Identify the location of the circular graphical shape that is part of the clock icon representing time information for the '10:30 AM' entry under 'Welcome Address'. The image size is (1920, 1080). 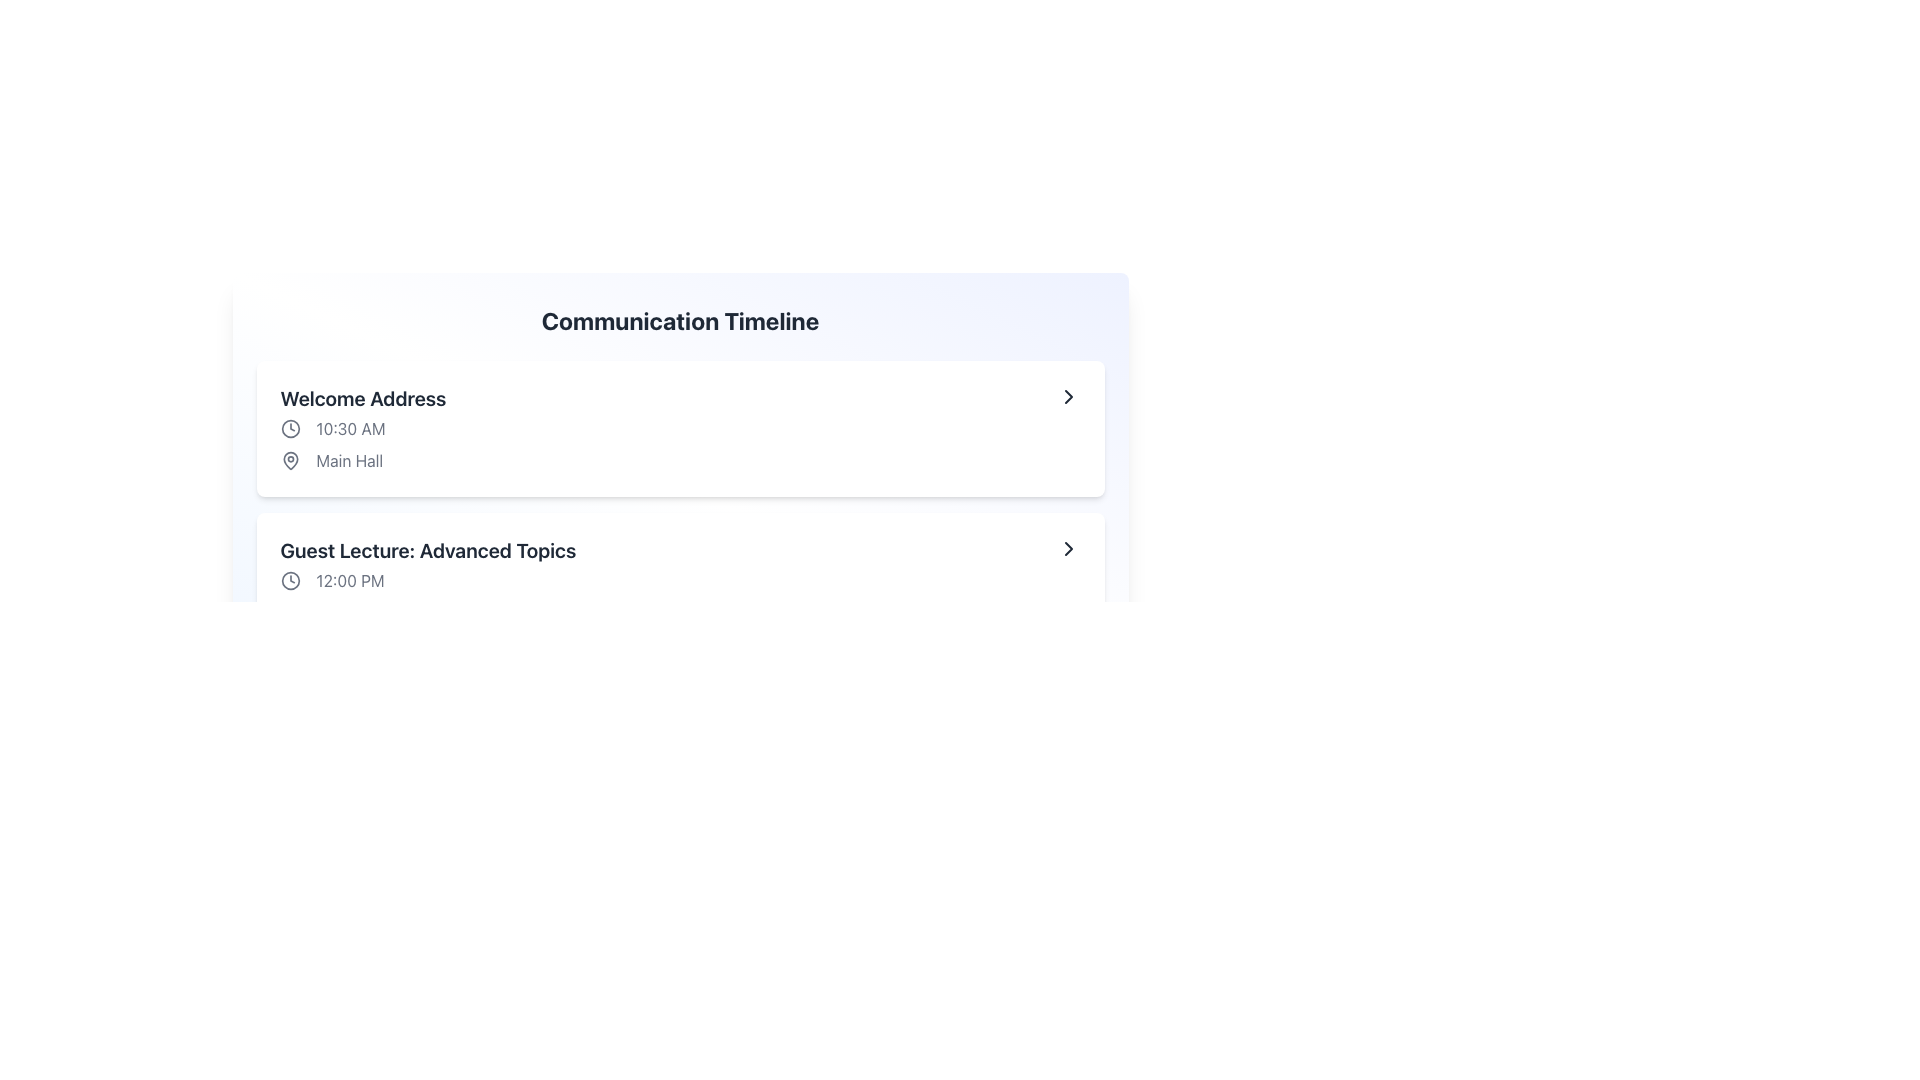
(289, 427).